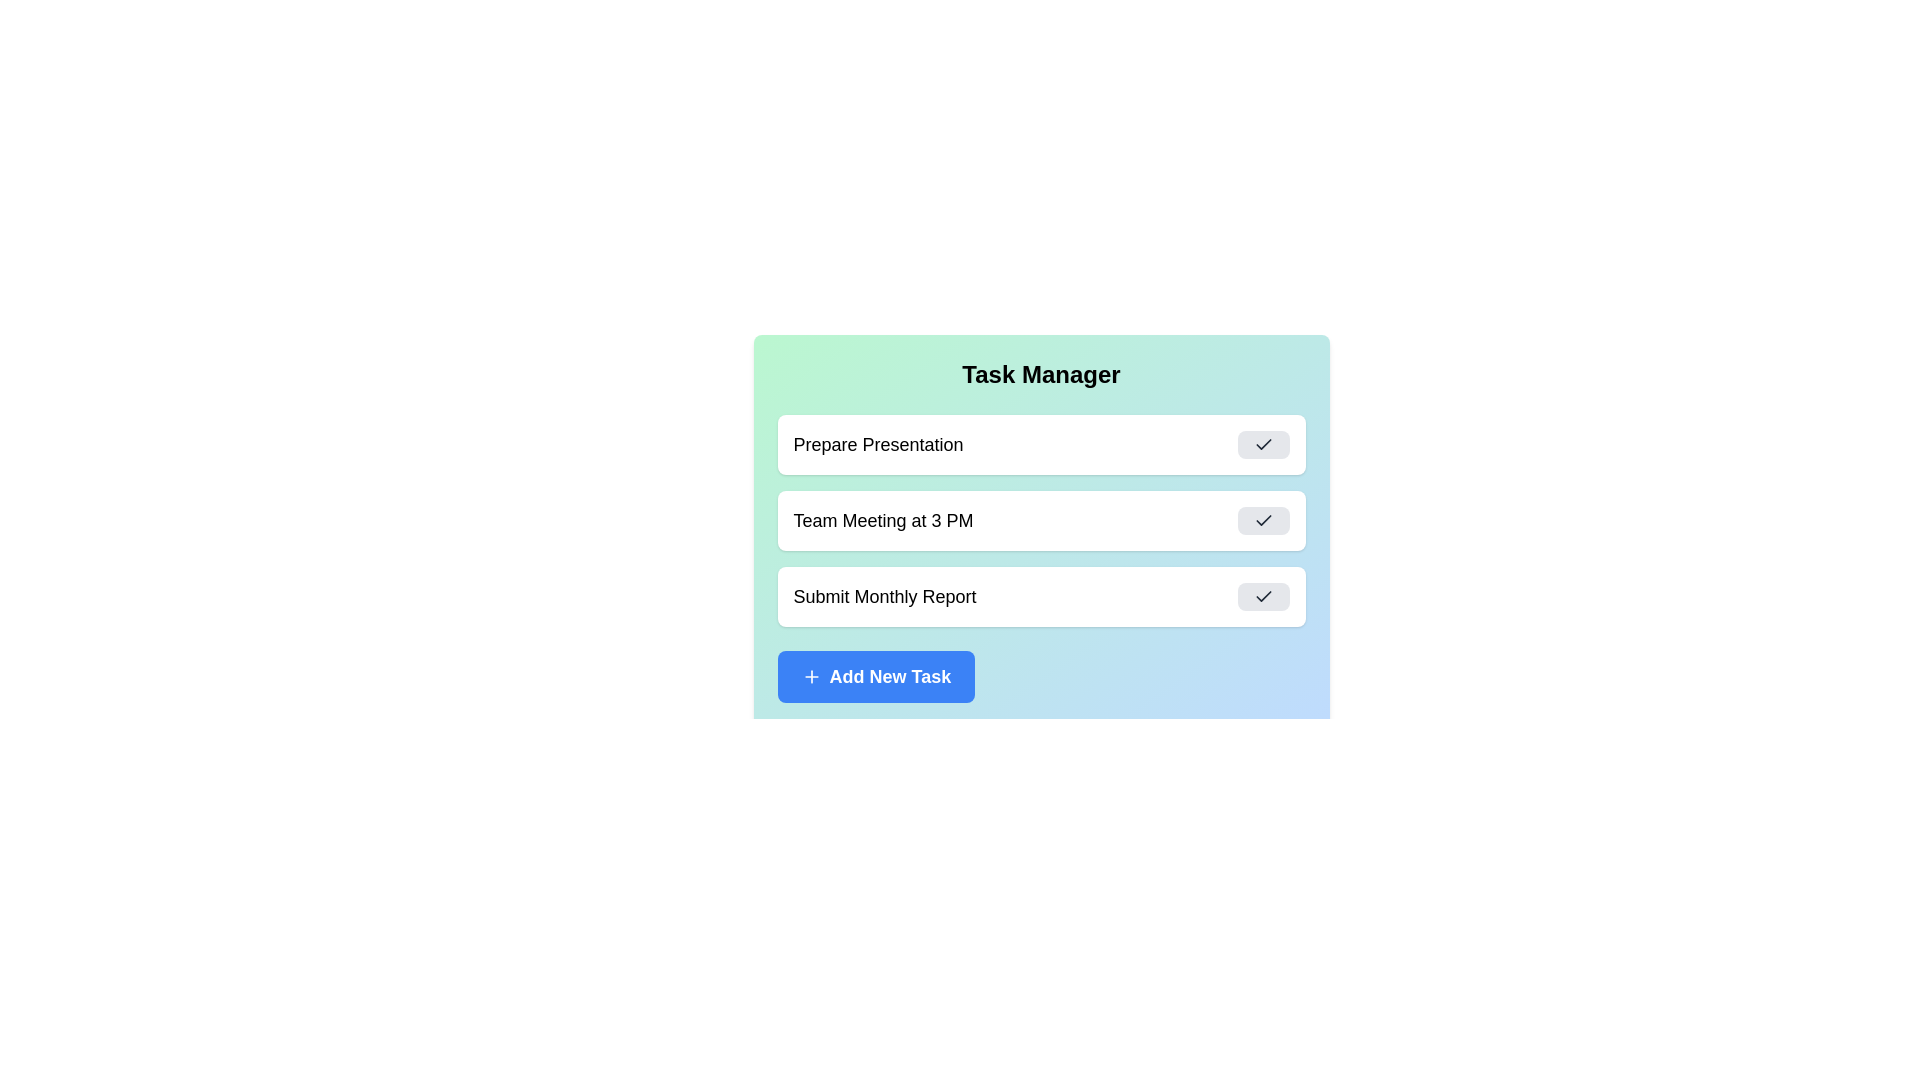  I want to click on the task Submit Monthly Report to read its details, so click(1040, 596).